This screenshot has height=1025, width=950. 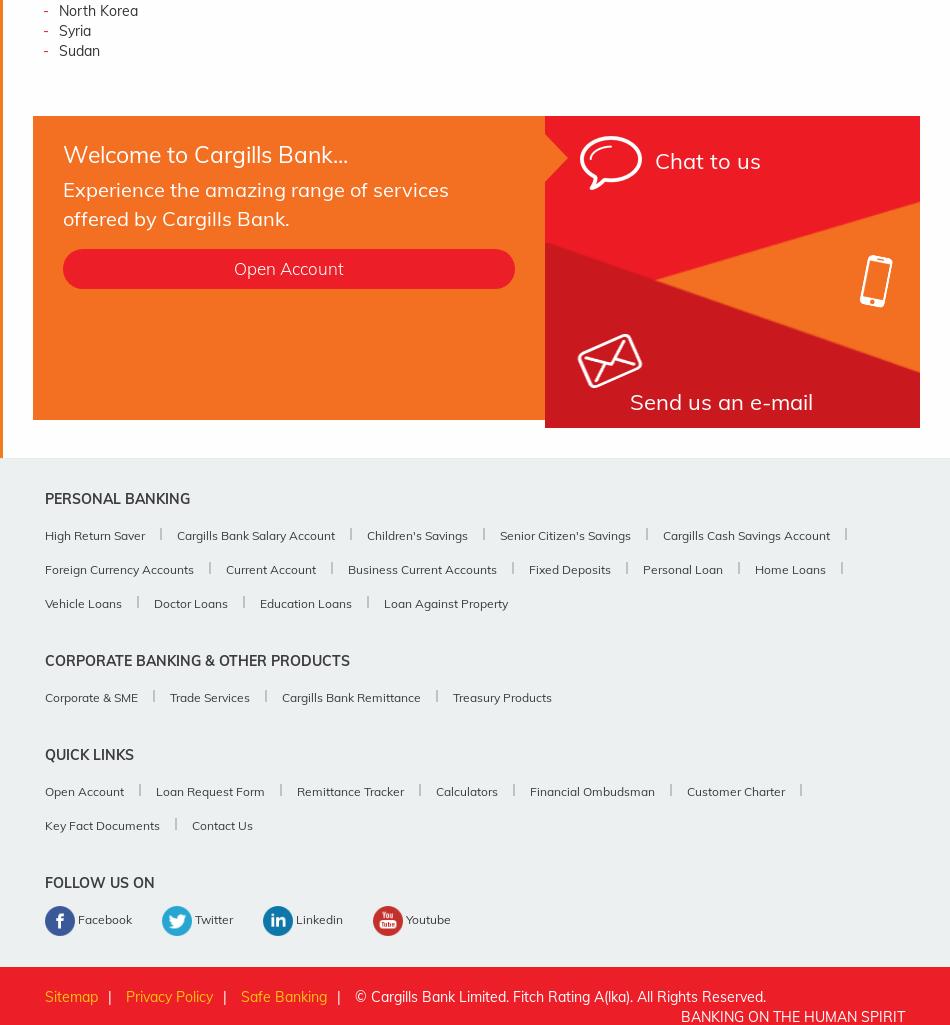 I want to click on 'Safe Banking', so click(x=282, y=996).